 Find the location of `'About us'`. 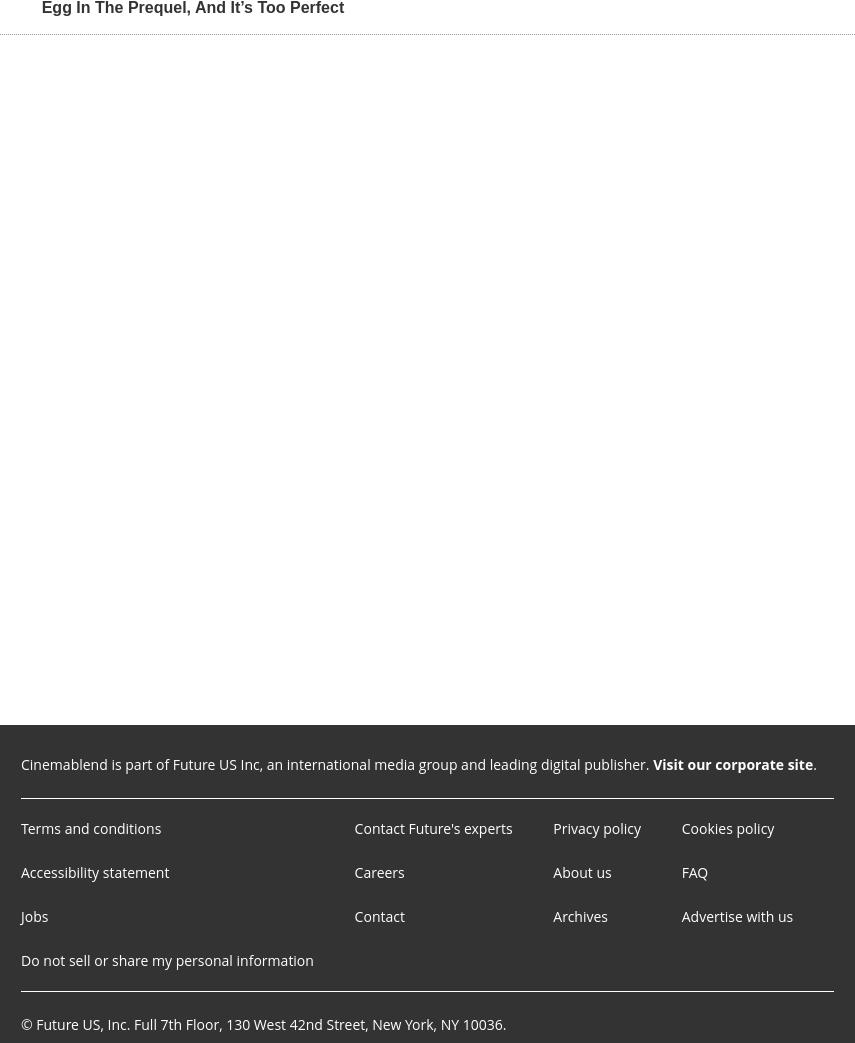

'About us' is located at coordinates (580, 871).